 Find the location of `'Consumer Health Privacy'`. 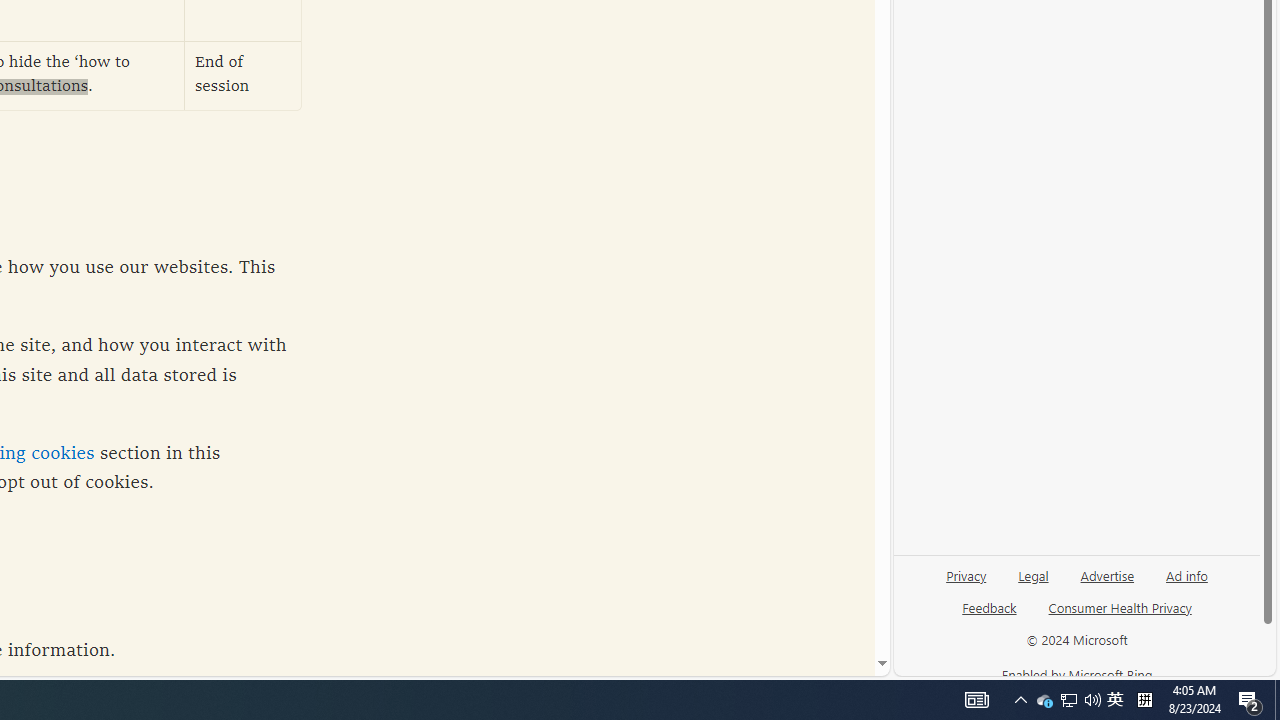

'Consumer Health Privacy' is located at coordinates (1120, 614).